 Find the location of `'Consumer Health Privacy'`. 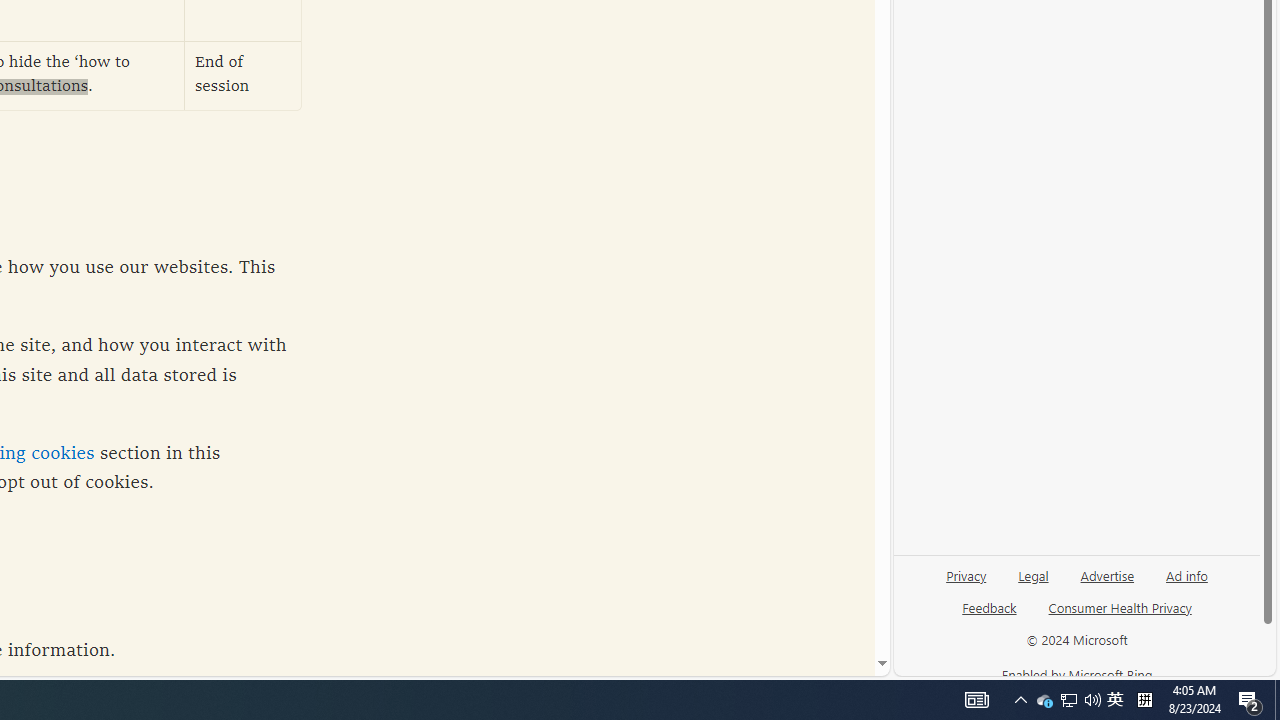

'Consumer Health Privacy' is located at coordinates (1120, 614).